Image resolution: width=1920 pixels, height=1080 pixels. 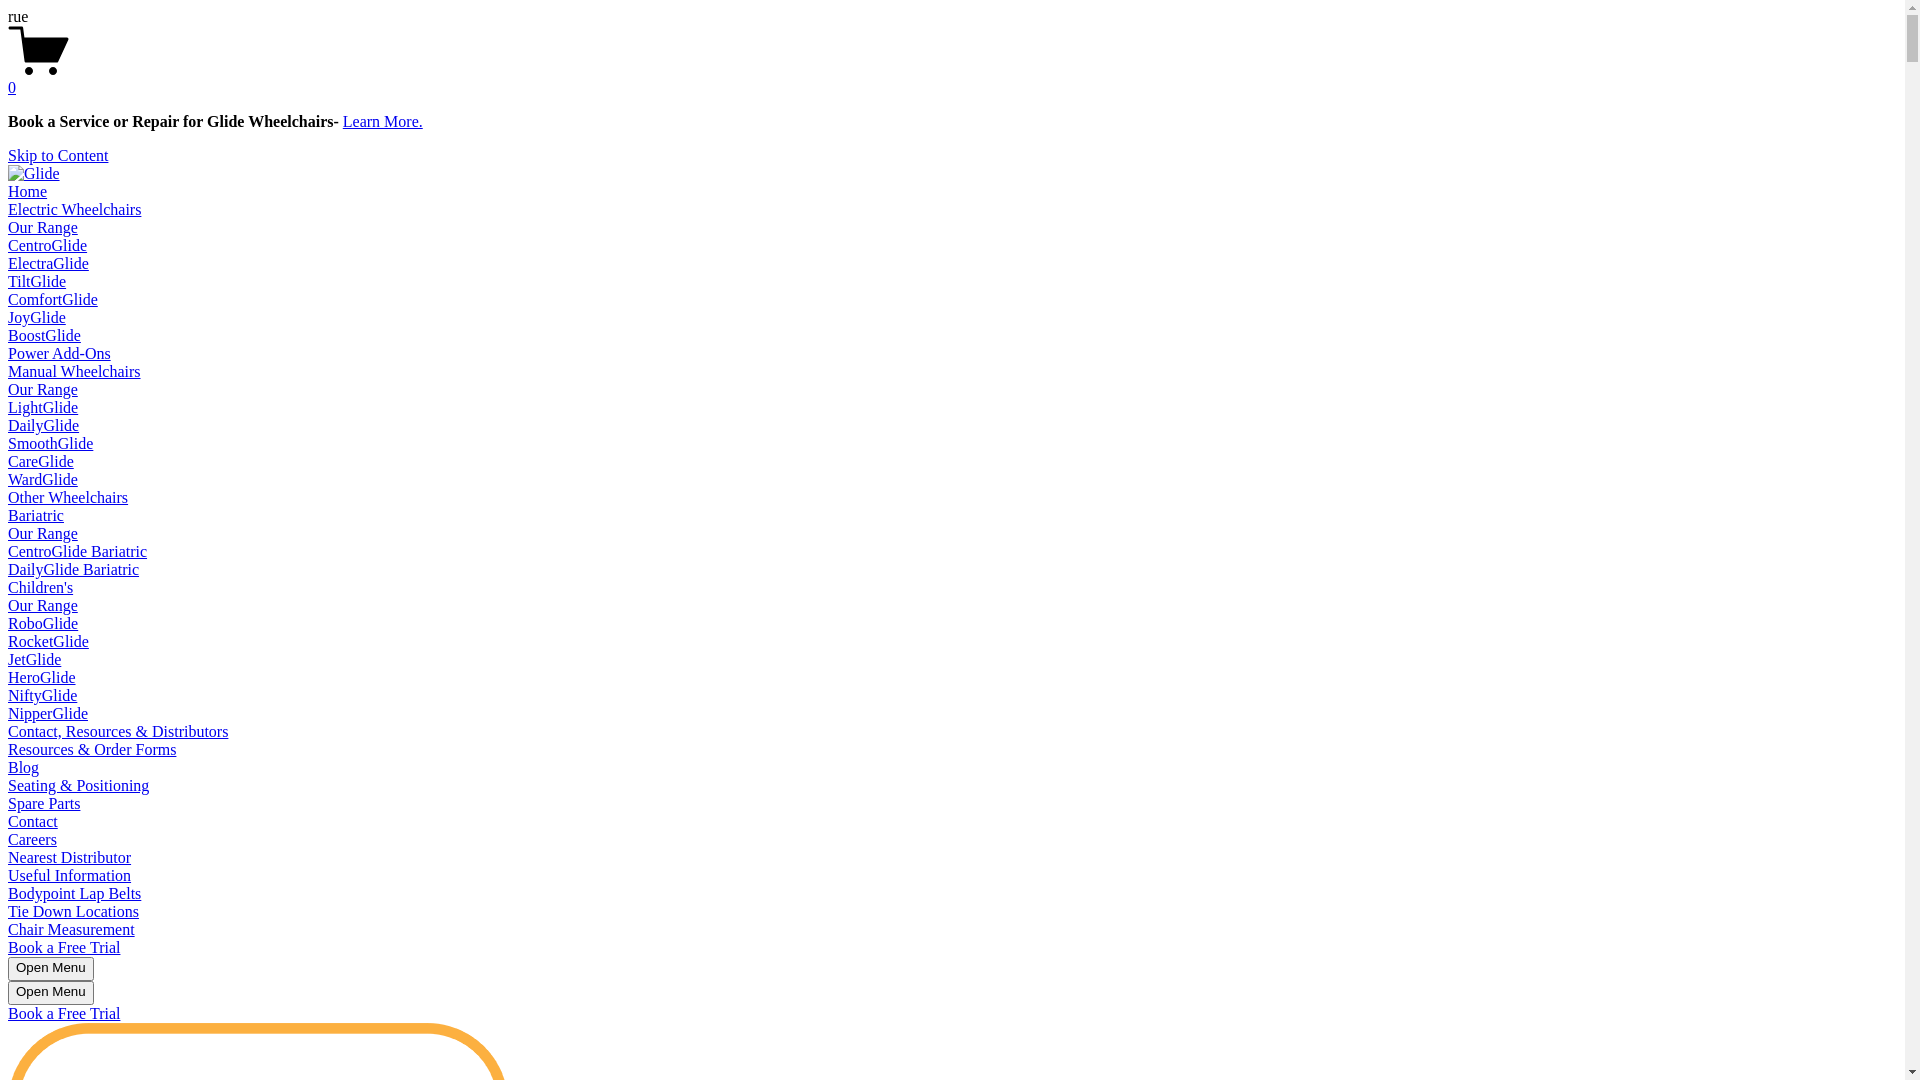 What do you see at coordinates (27, 191) in the screenshot?
I see `'Home'` at bounding box center [27, 191].